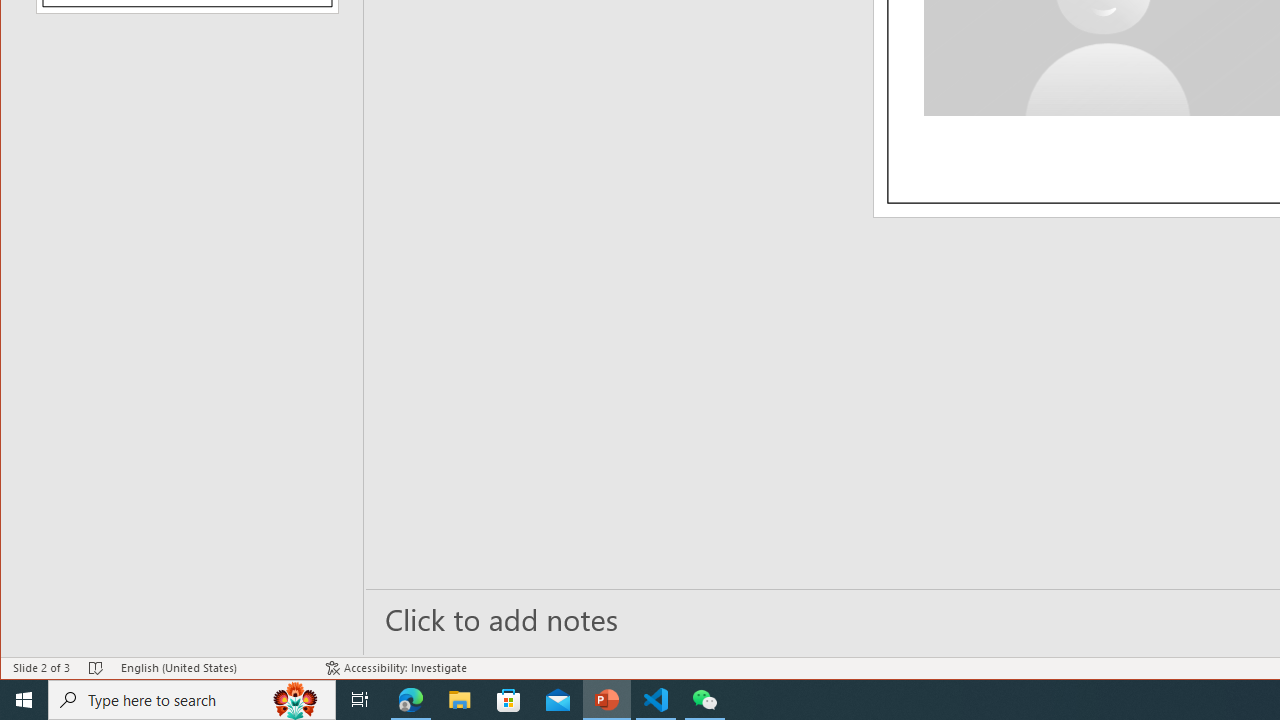  I want to click on 'Microsoft Store', so click(509, 698).